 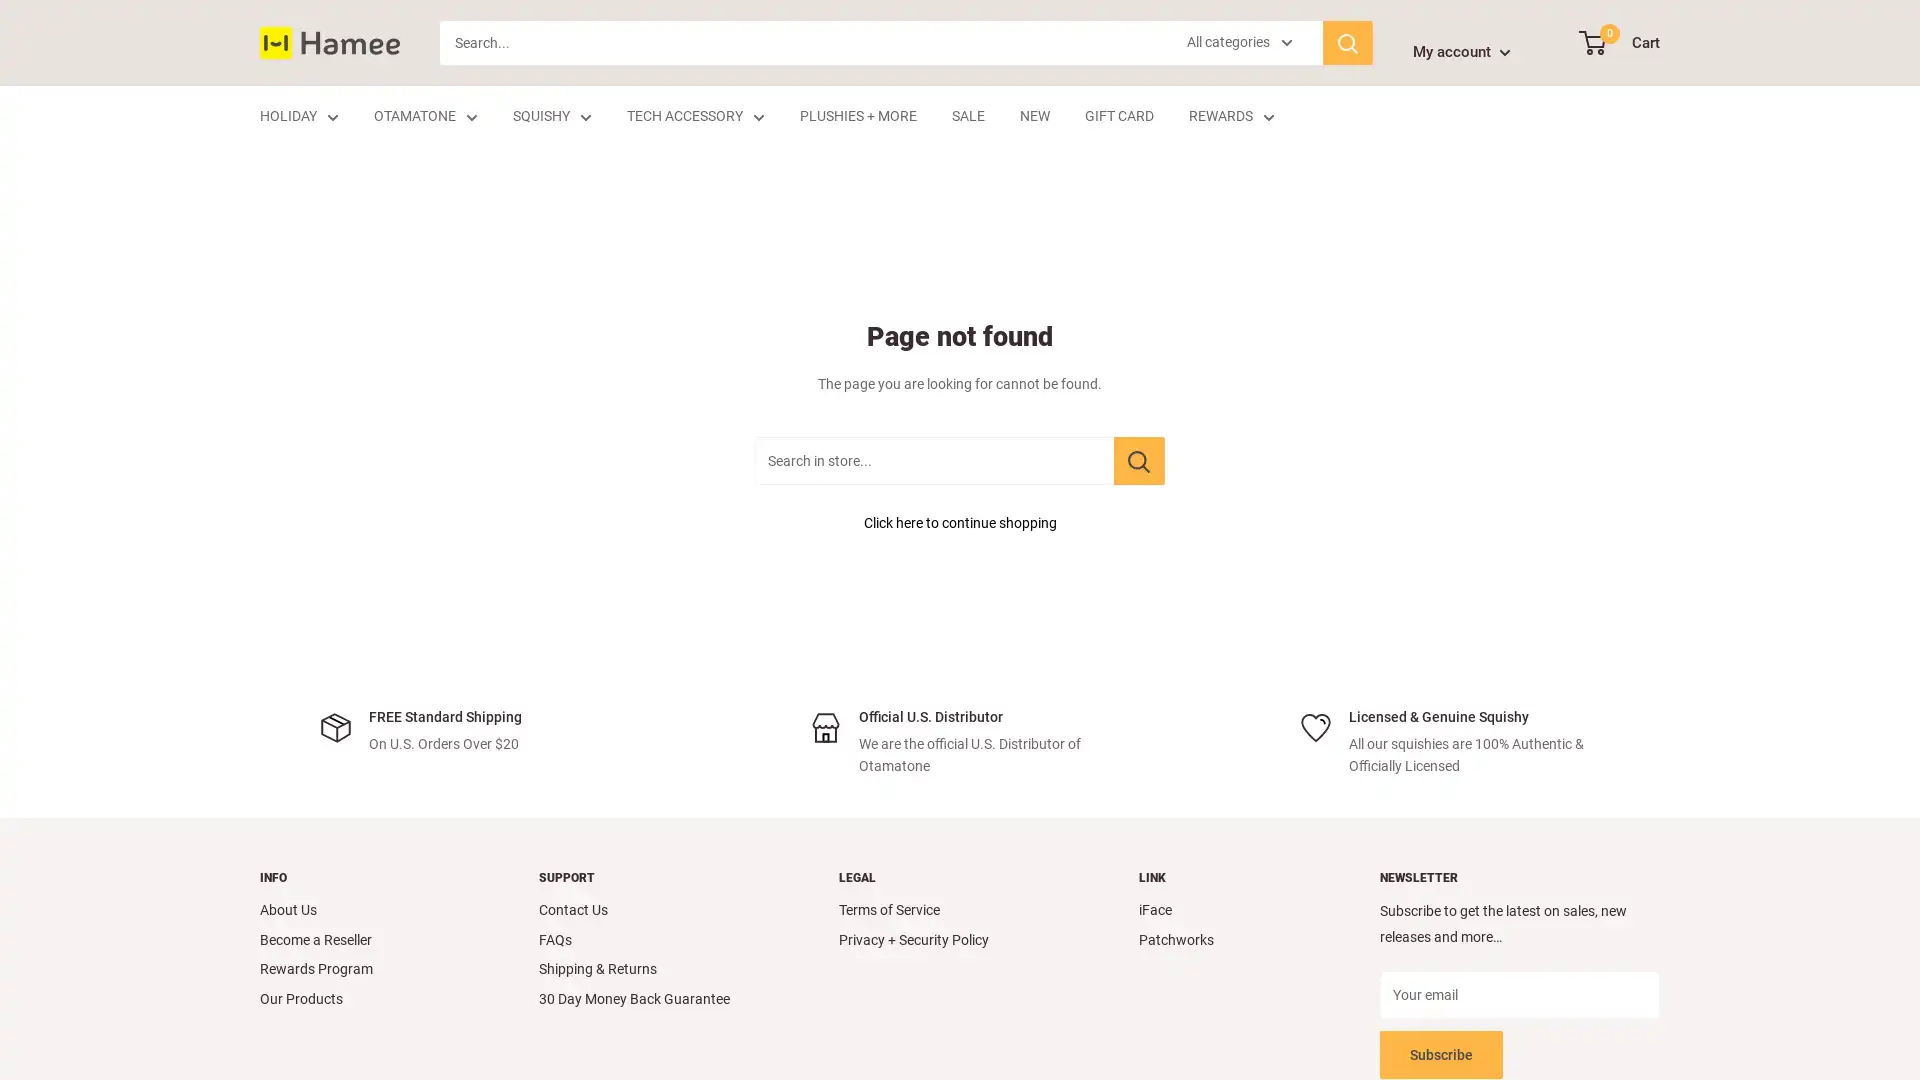 I want to click on Subscribe, so click(x=1441, y=1052).